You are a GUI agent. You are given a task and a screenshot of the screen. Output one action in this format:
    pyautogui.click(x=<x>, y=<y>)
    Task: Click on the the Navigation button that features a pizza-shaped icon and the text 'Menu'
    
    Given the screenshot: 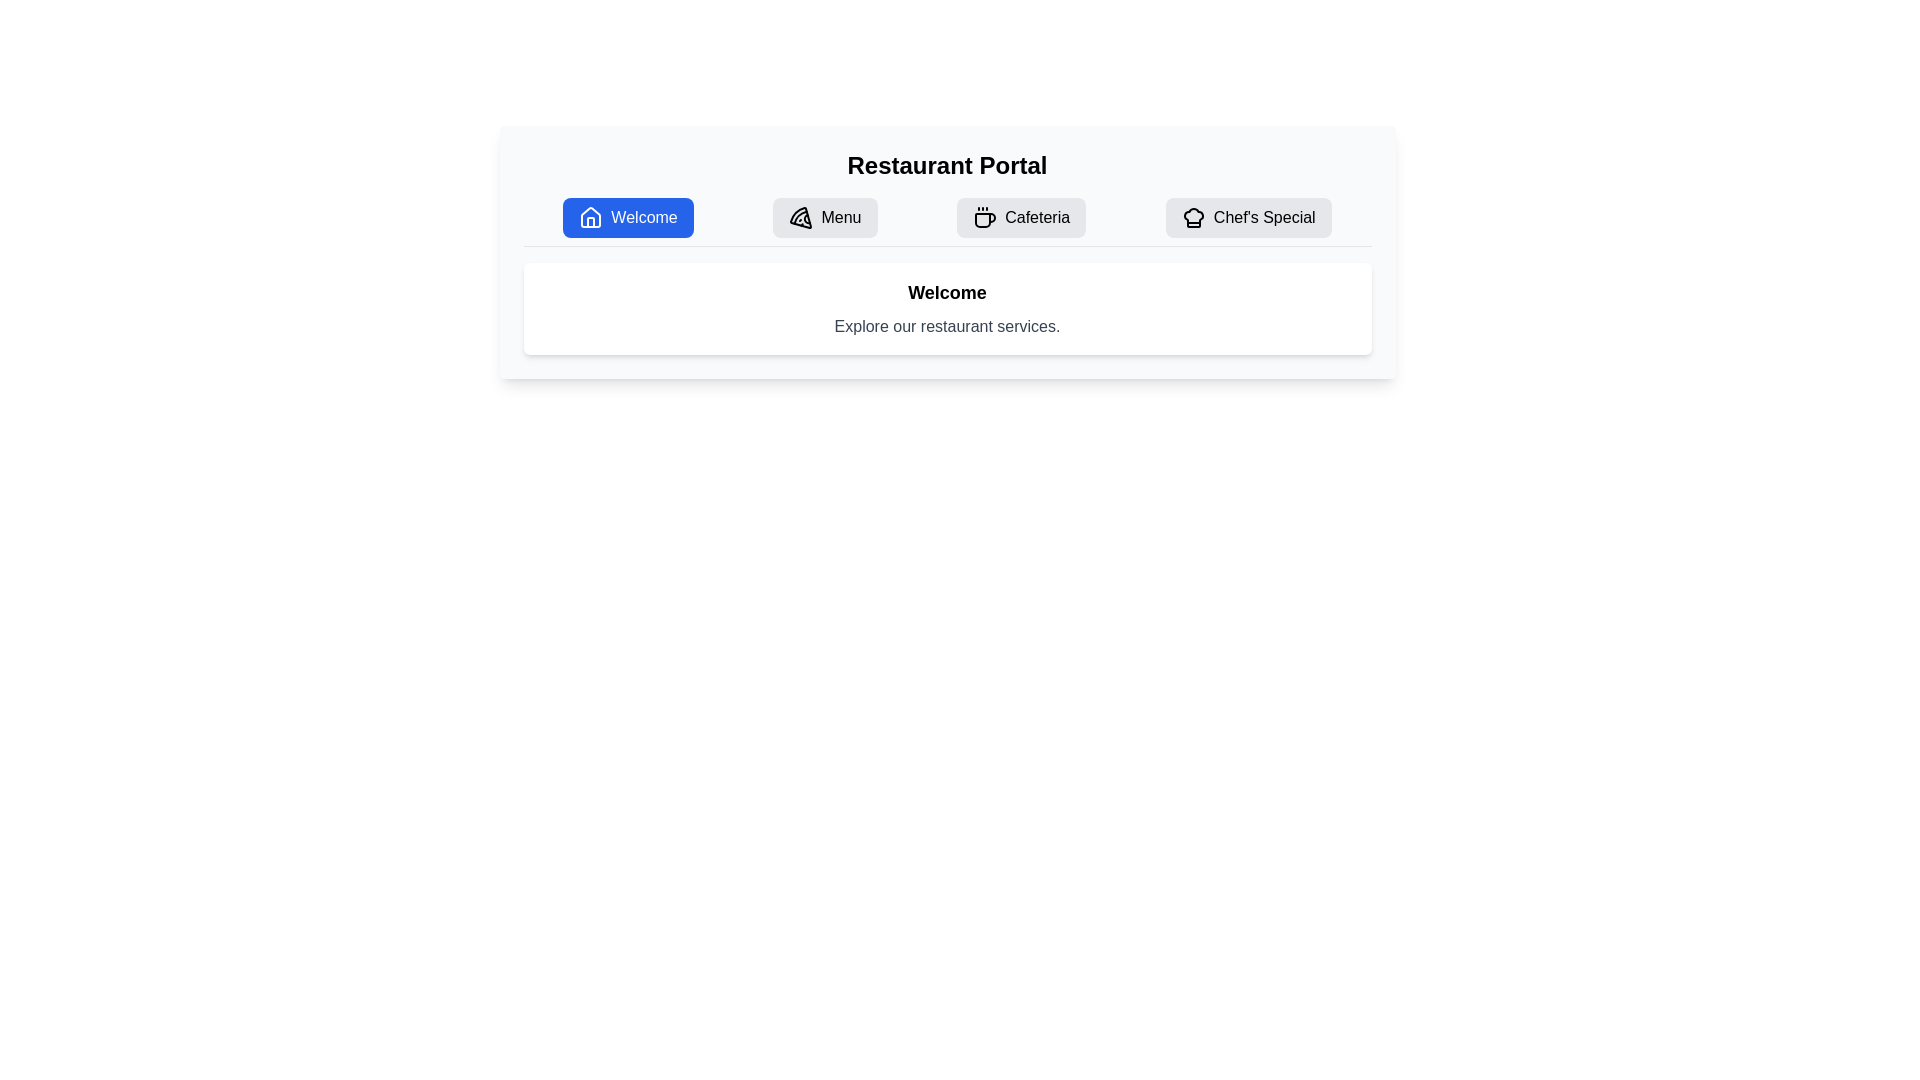 What is the action you would take?
    pyautogui.click(x=825, y=218)
    